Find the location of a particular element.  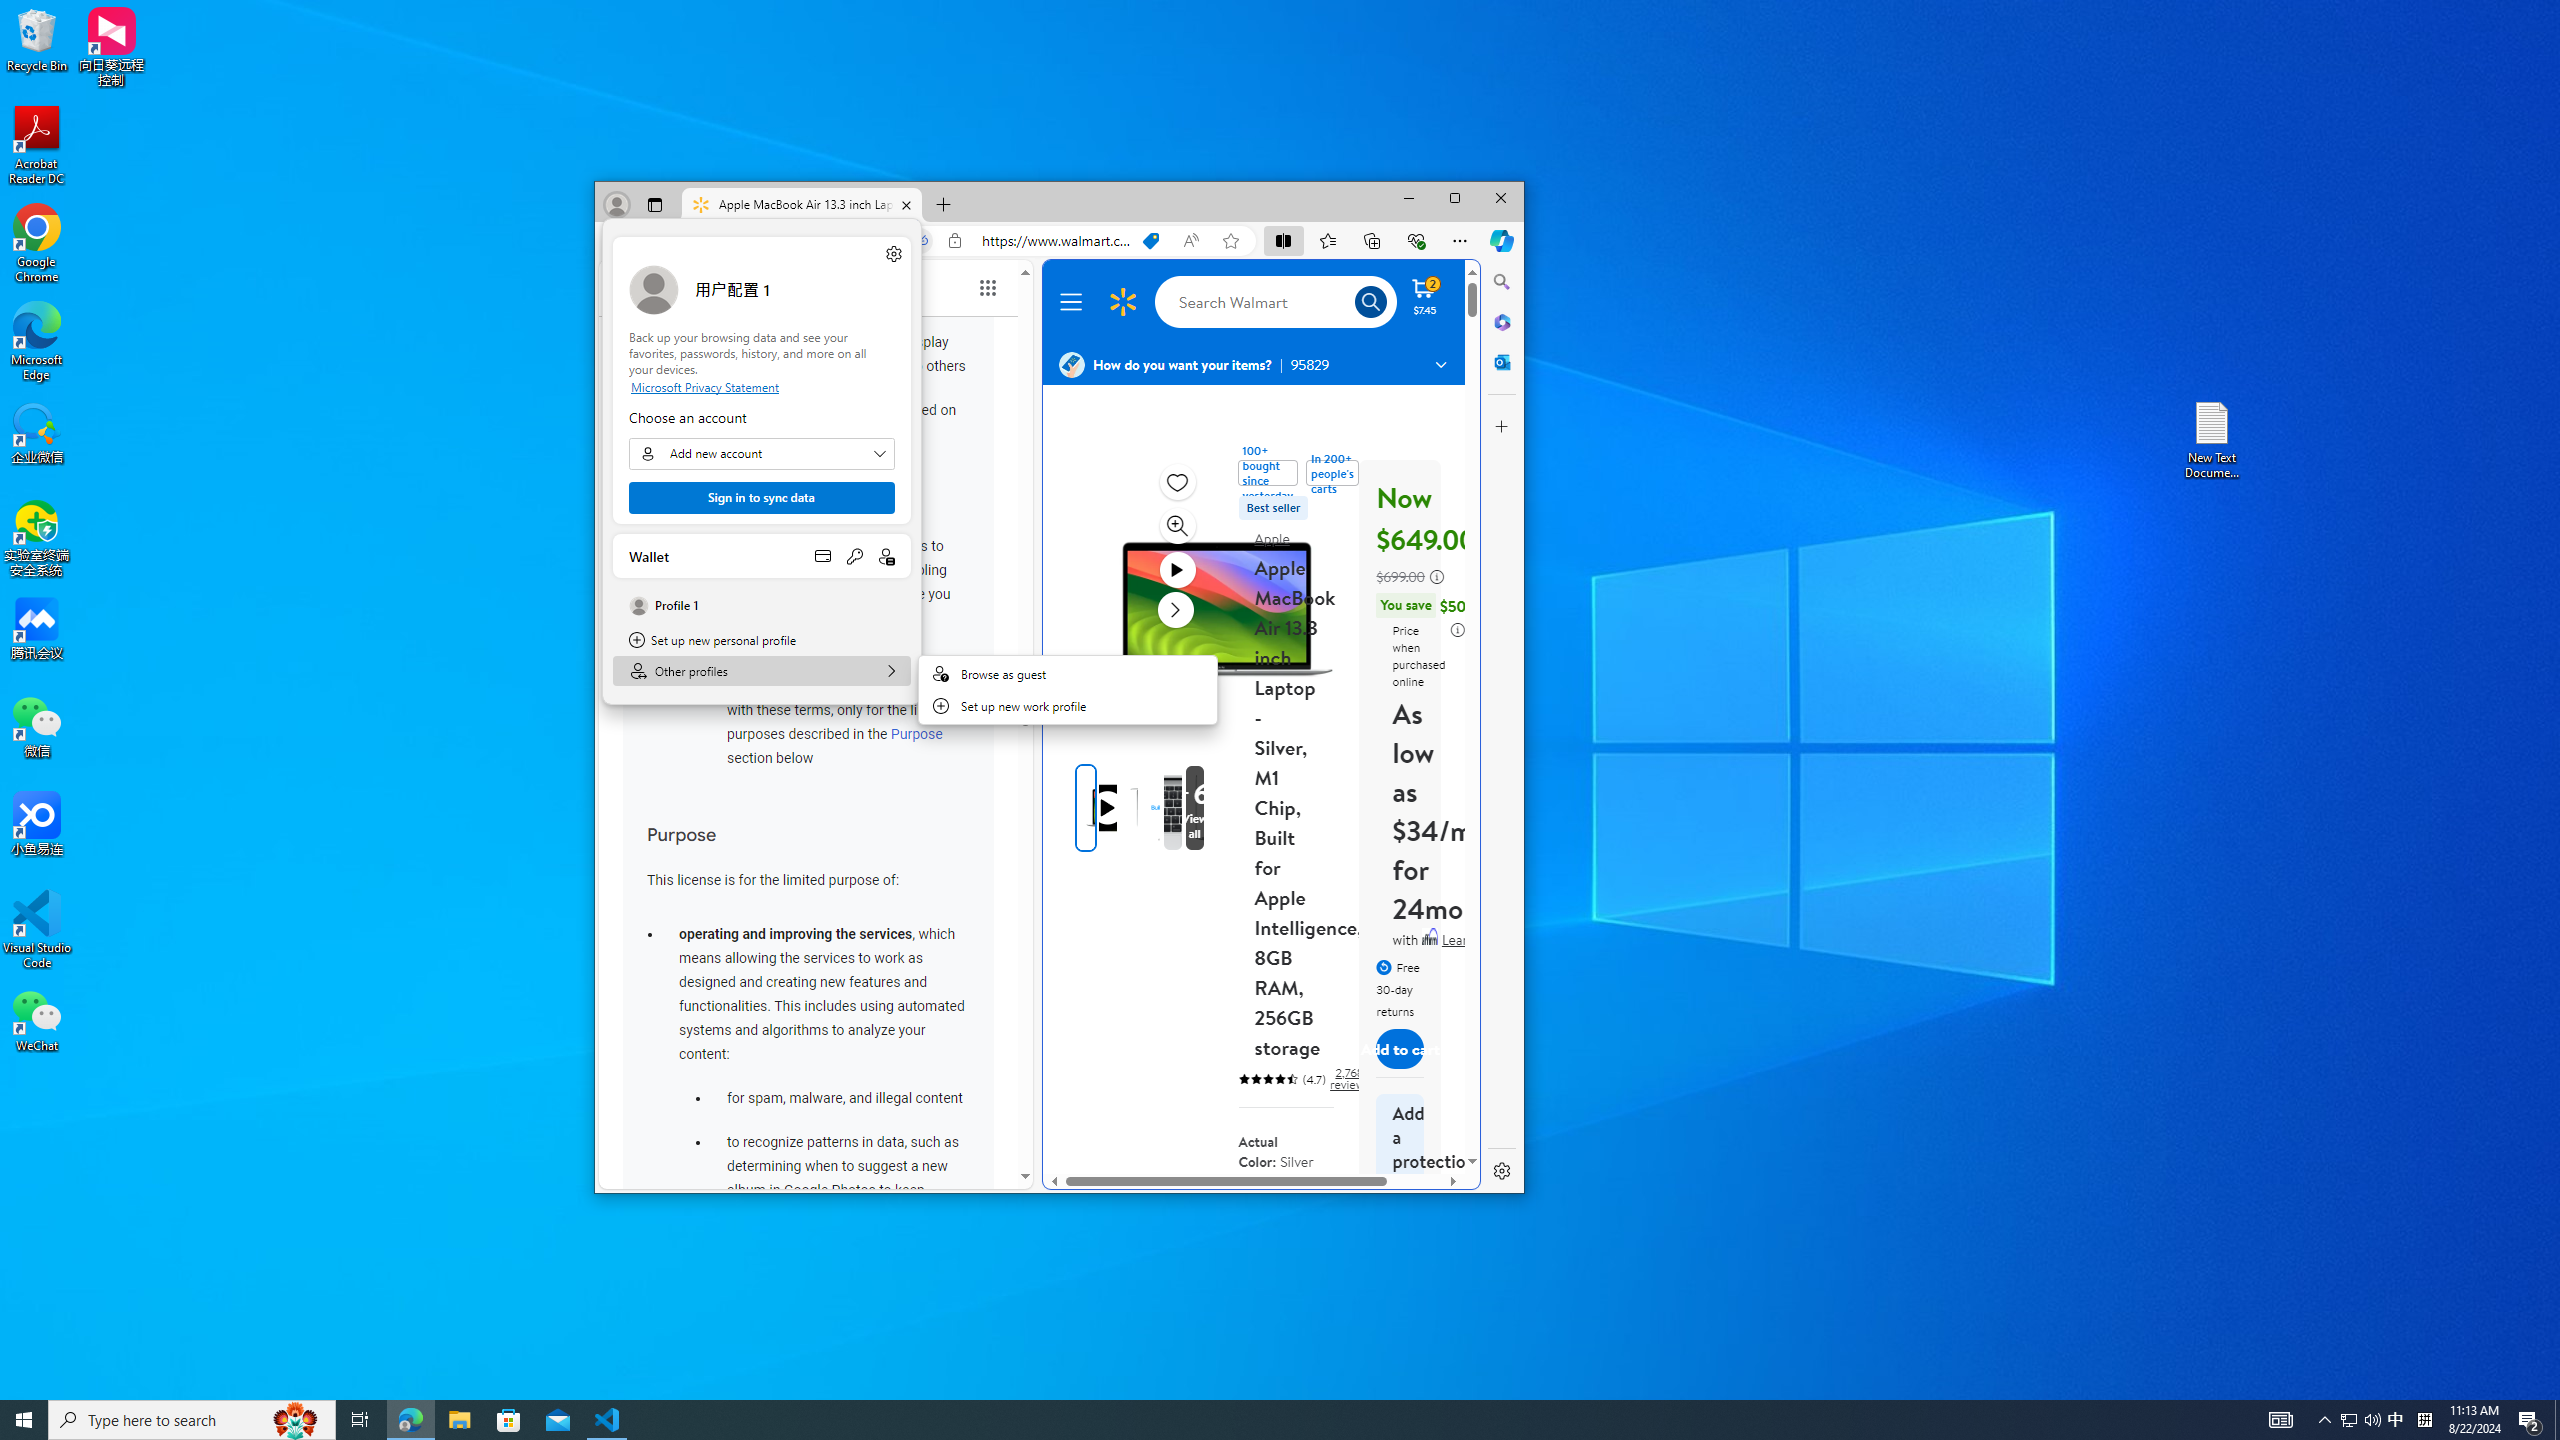

'Choose an account' is located at coordinates (762, 452).